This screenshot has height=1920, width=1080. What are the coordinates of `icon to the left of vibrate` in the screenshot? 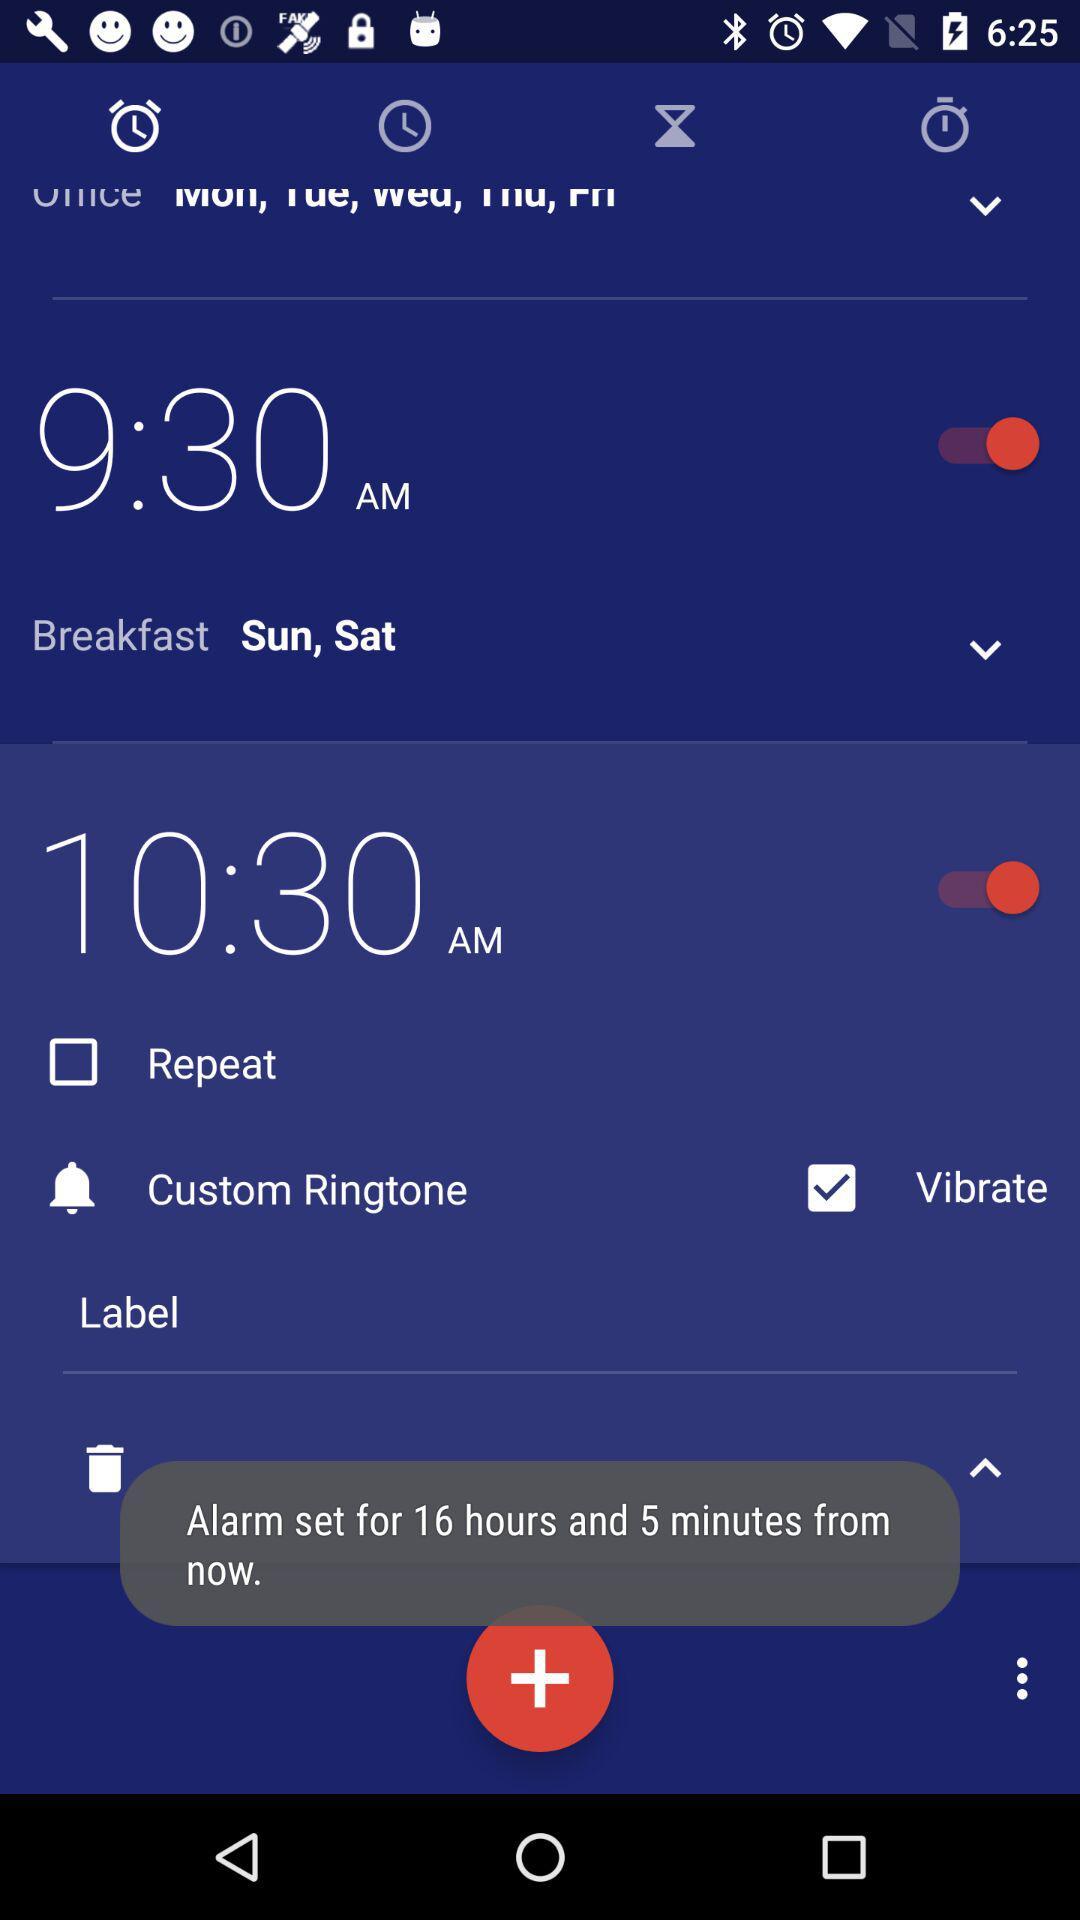 It's located at (153, 1060).